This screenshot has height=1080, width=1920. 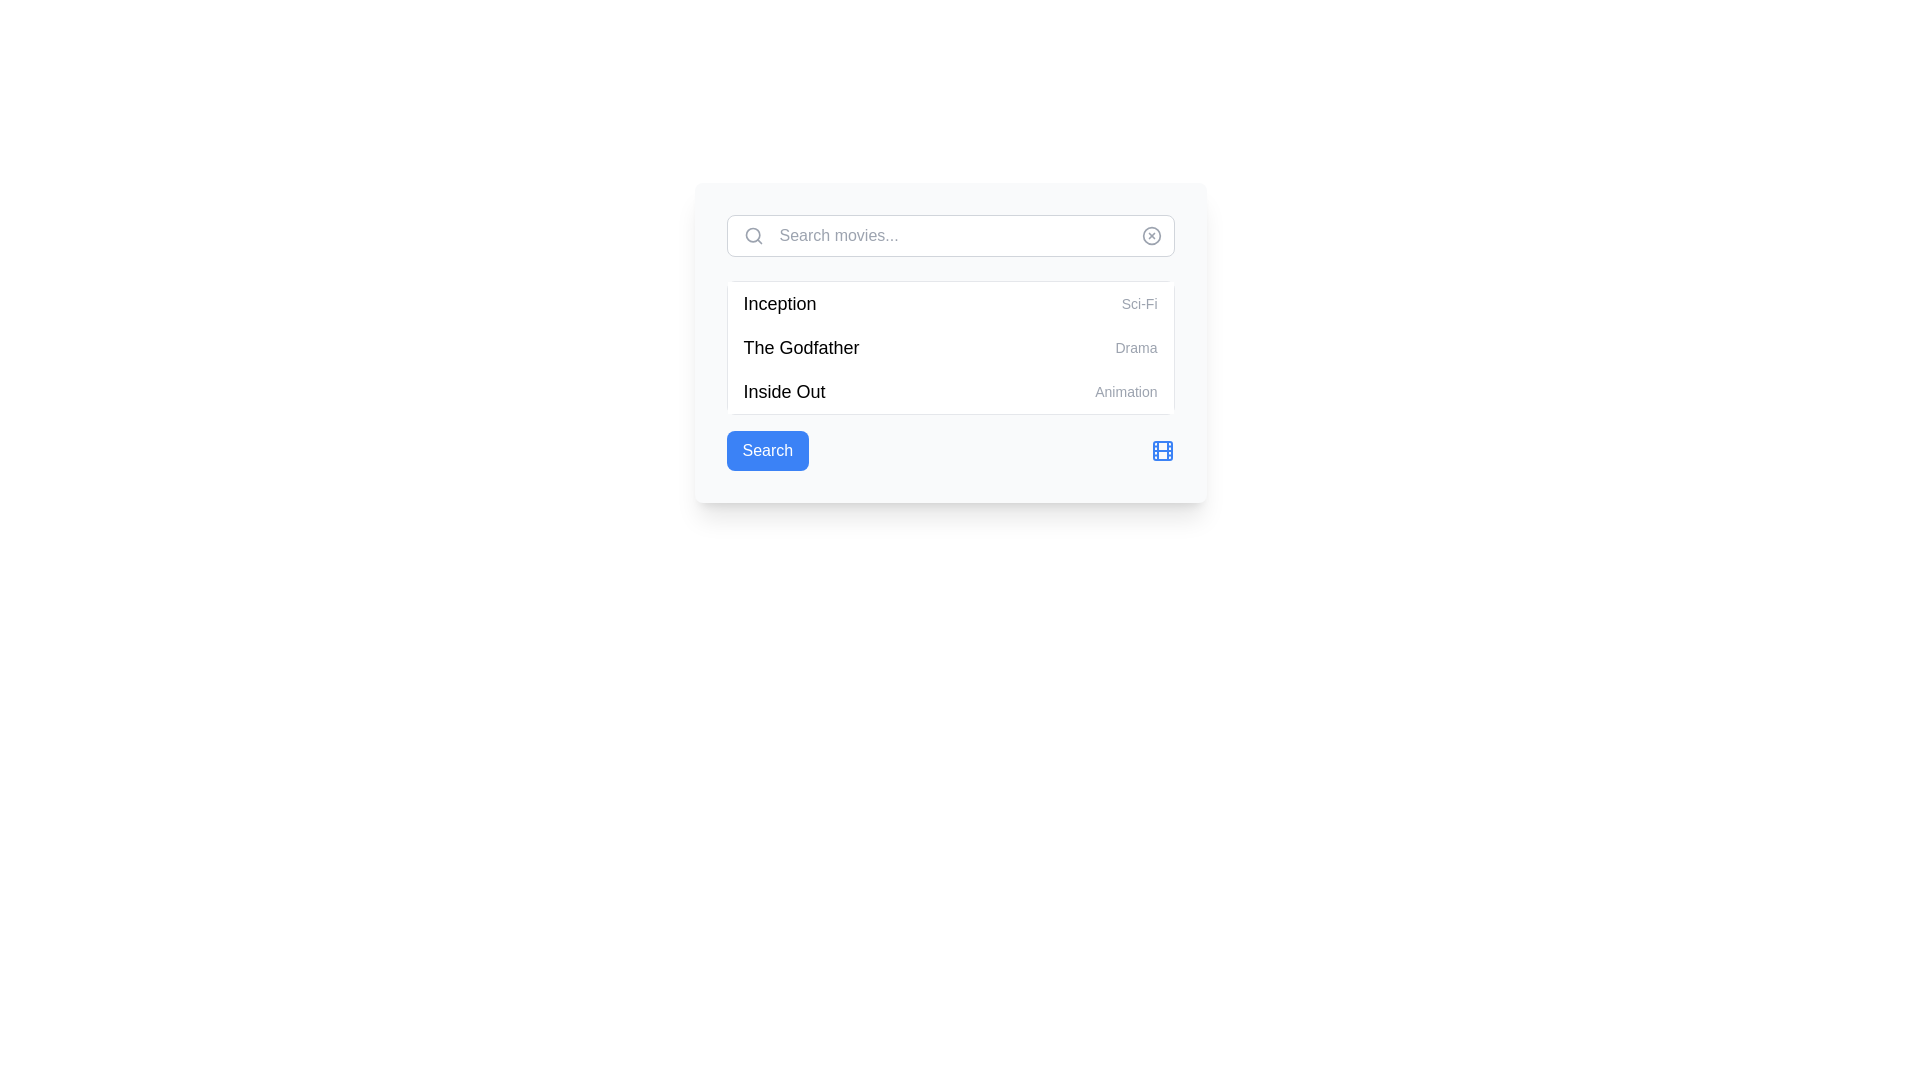 What do you see at coordinates (779, 304) in the screenshot?
I see `the text label 'Inception'` at bounding box center [779, 304].